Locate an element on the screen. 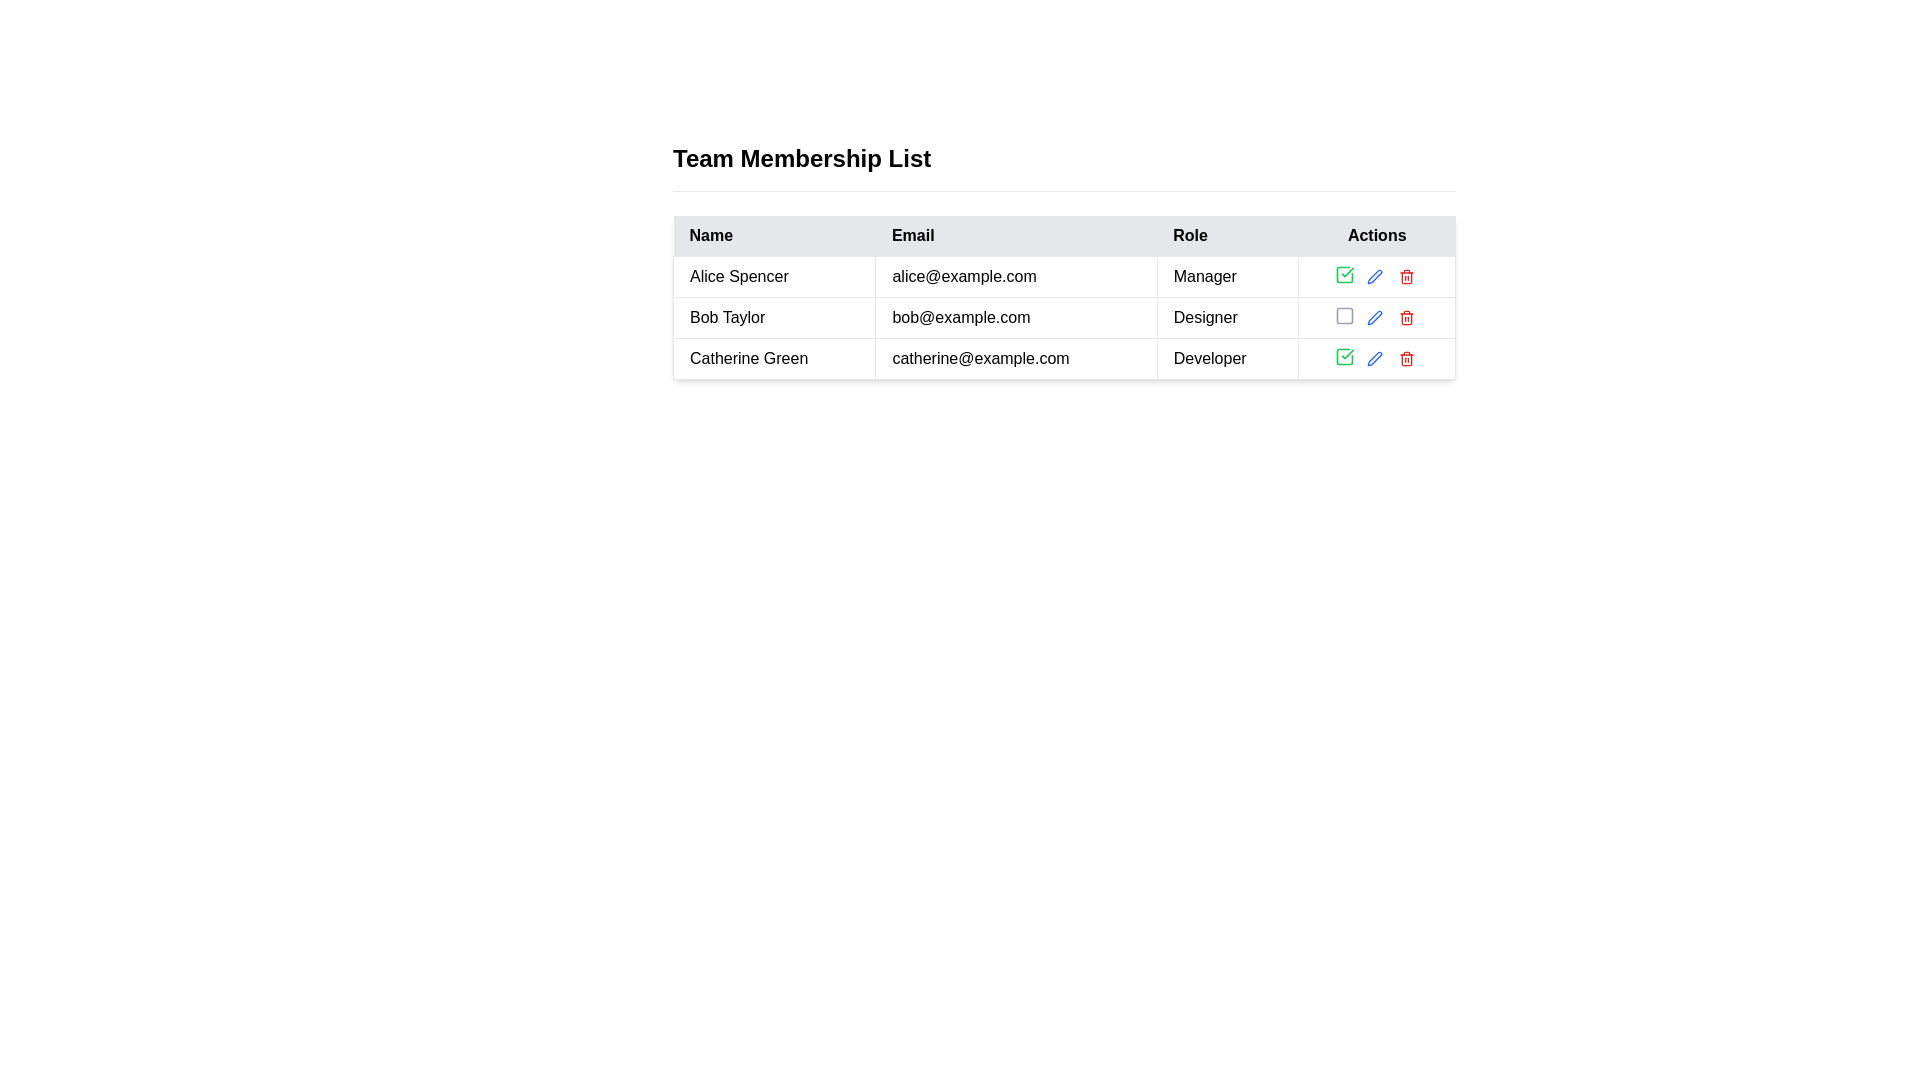 The width and height of the screenshot is (1920, 1080). the small blue button with a pen icon located in the 'Actions' column of the last row in the table, which is the second clickable component in the row is located at coordinates (1374, 357).